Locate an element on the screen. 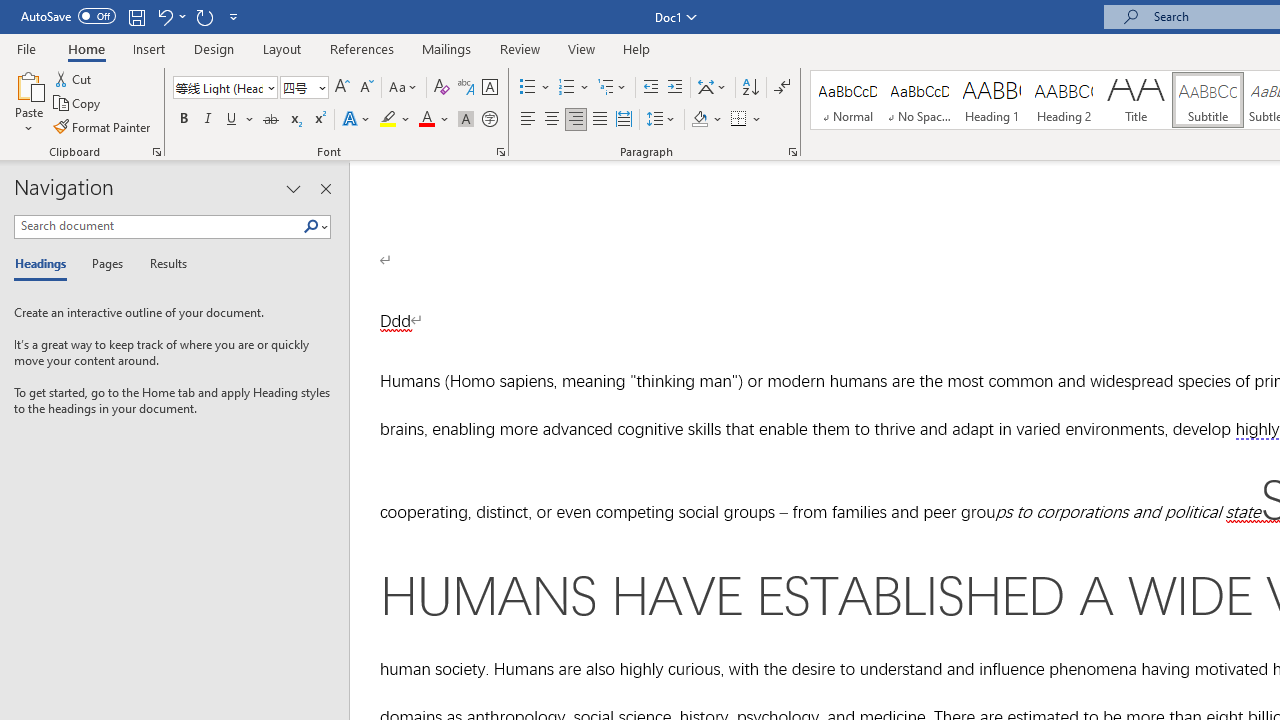 Image resolution: width=1280 pixels, height=720 pixels. 'Font Color Red' is located at coordinates (425, 119).